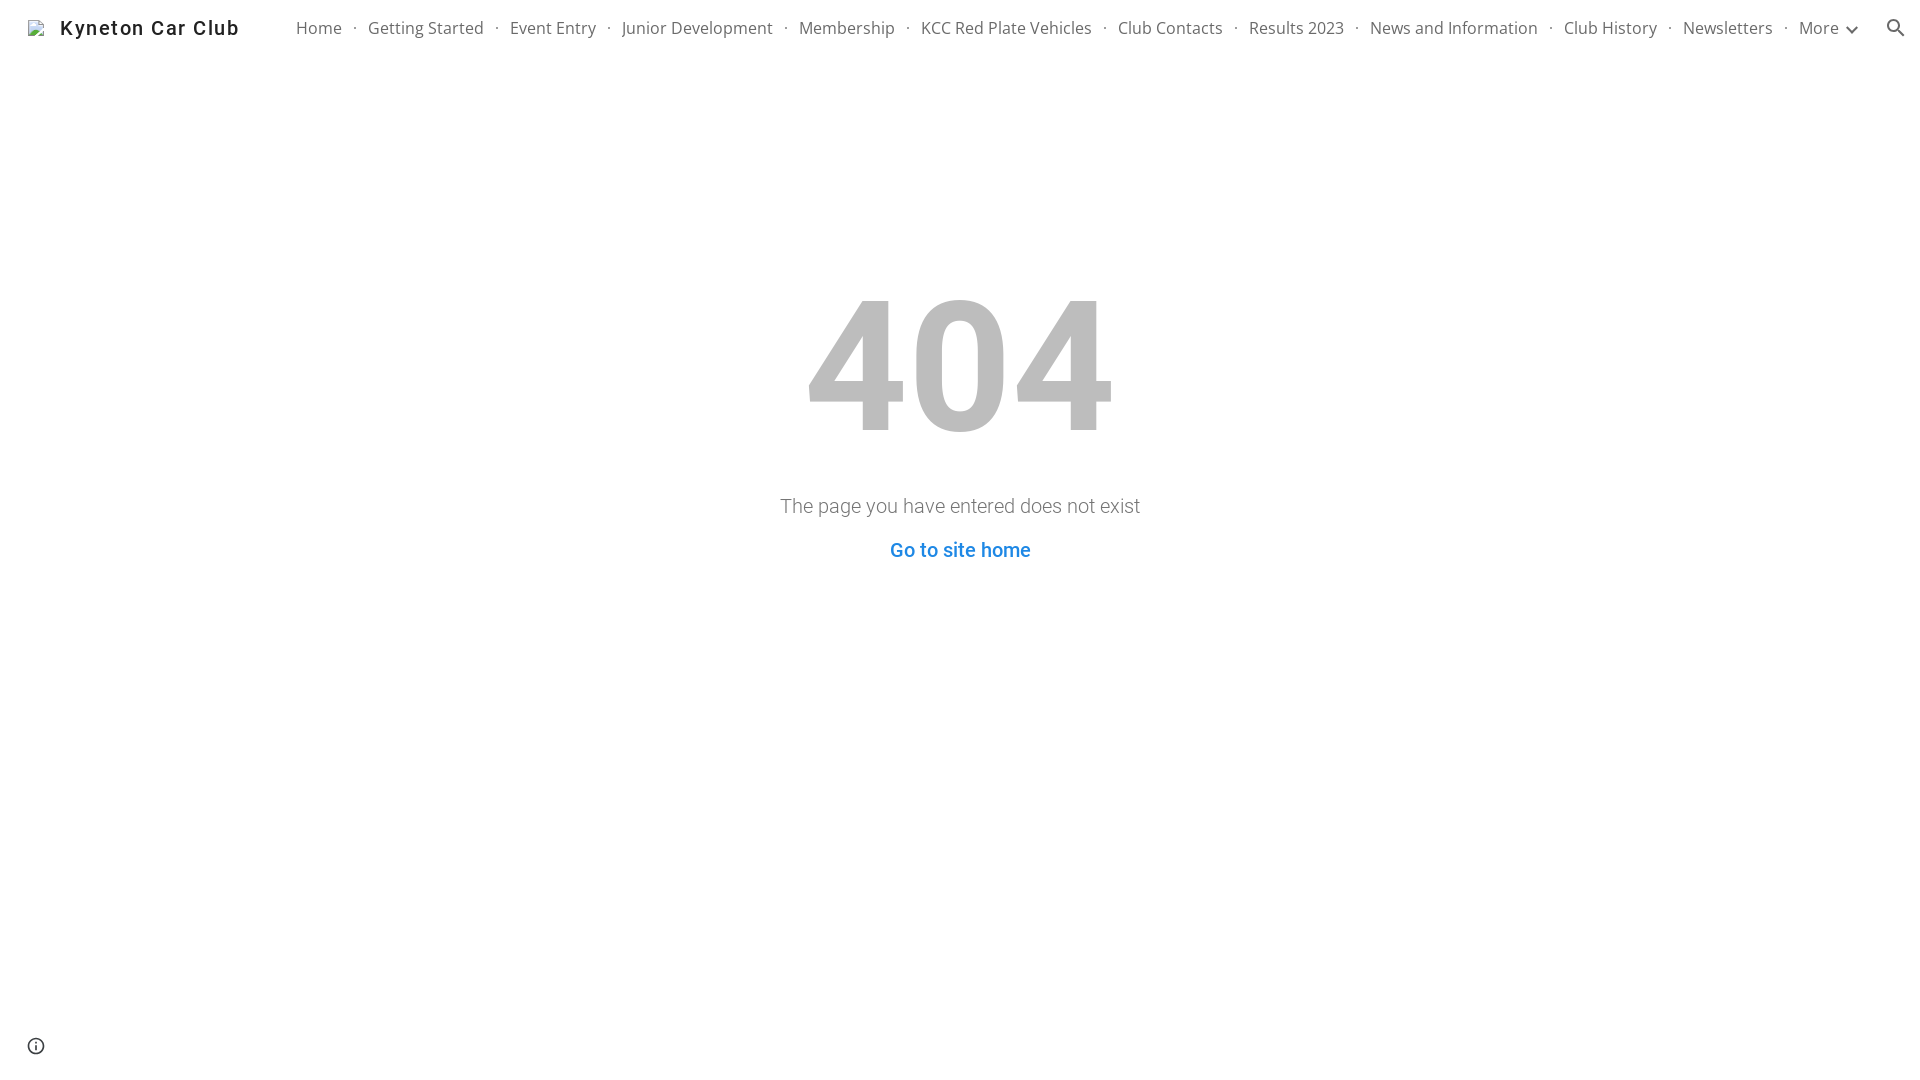 Image resolution: width=1920 pixels, height=1080 pixels. Describe the element at coordinates (846, 27) in the screenshot. I see `'Membership'` at that location.